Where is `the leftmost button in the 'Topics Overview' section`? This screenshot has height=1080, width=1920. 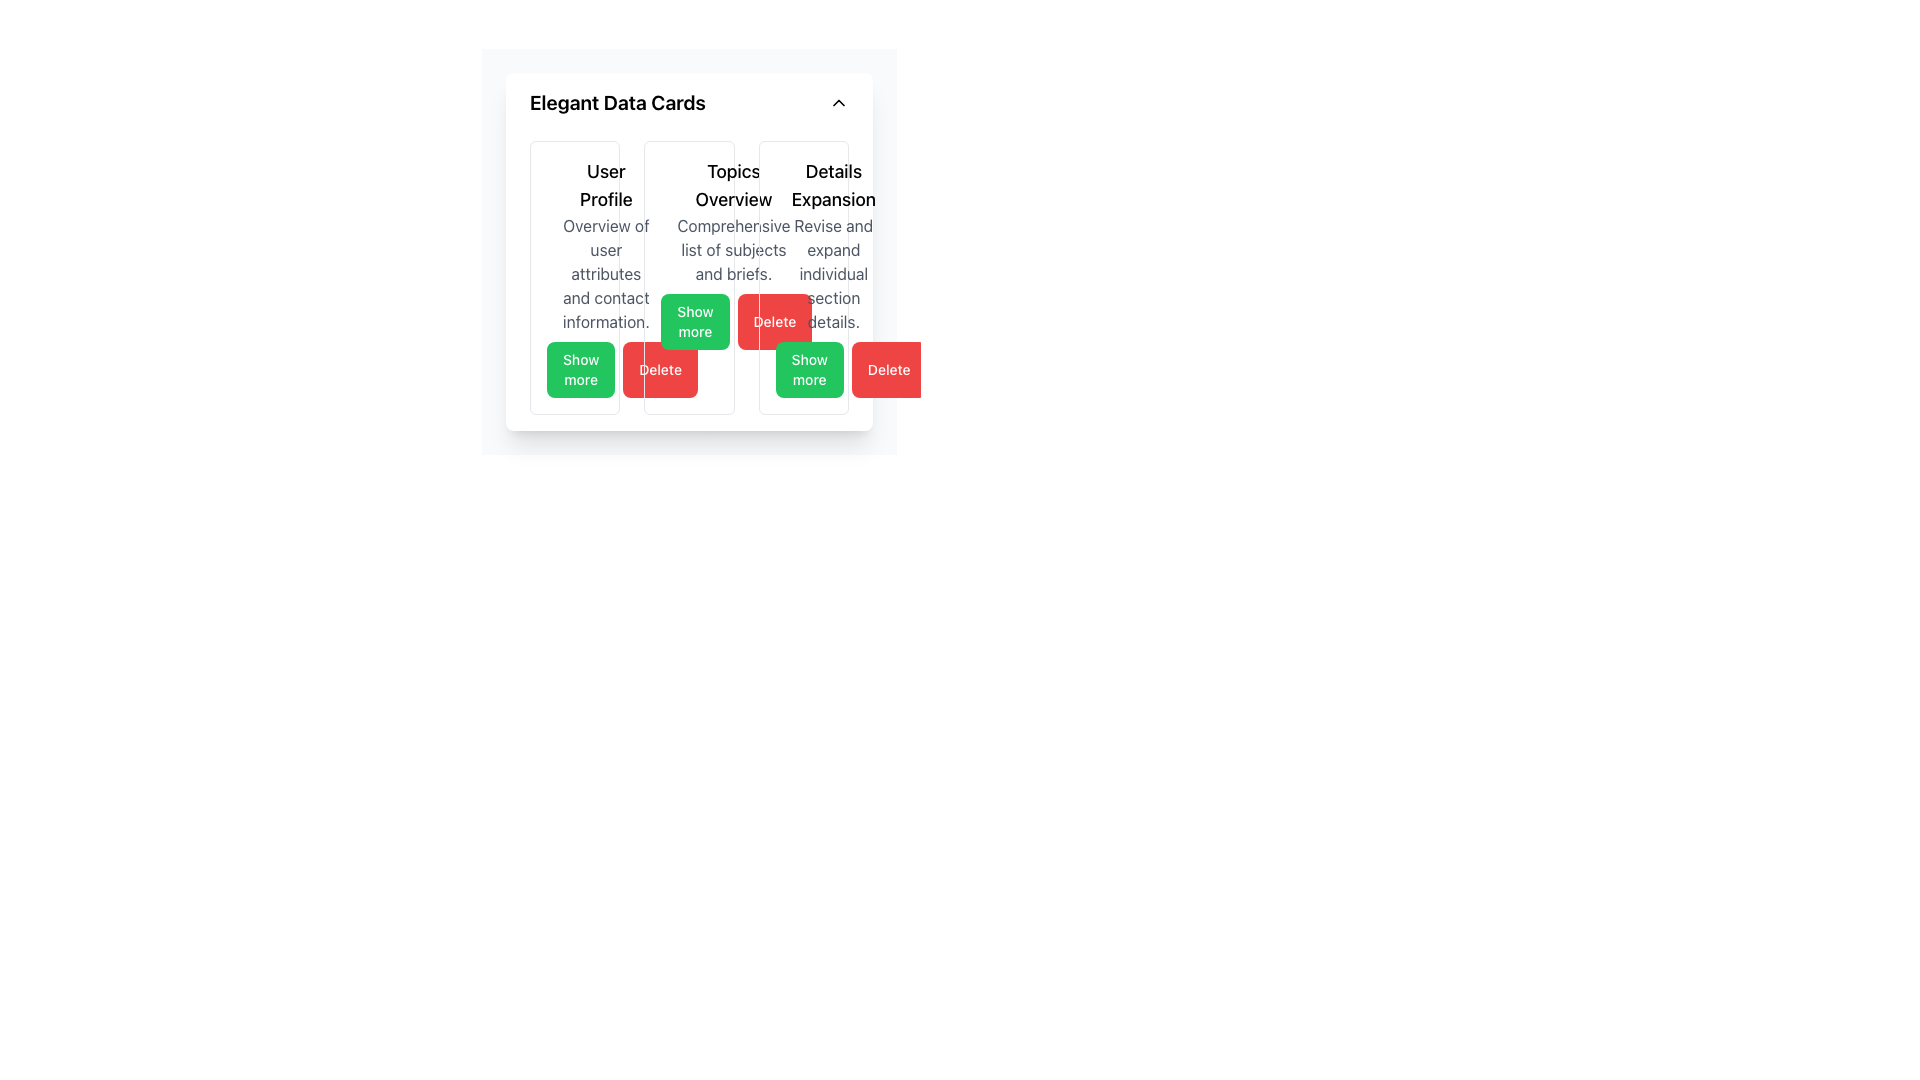
the leftmost button in the 'Topics Overview' section is located at coordinates (695, 320).